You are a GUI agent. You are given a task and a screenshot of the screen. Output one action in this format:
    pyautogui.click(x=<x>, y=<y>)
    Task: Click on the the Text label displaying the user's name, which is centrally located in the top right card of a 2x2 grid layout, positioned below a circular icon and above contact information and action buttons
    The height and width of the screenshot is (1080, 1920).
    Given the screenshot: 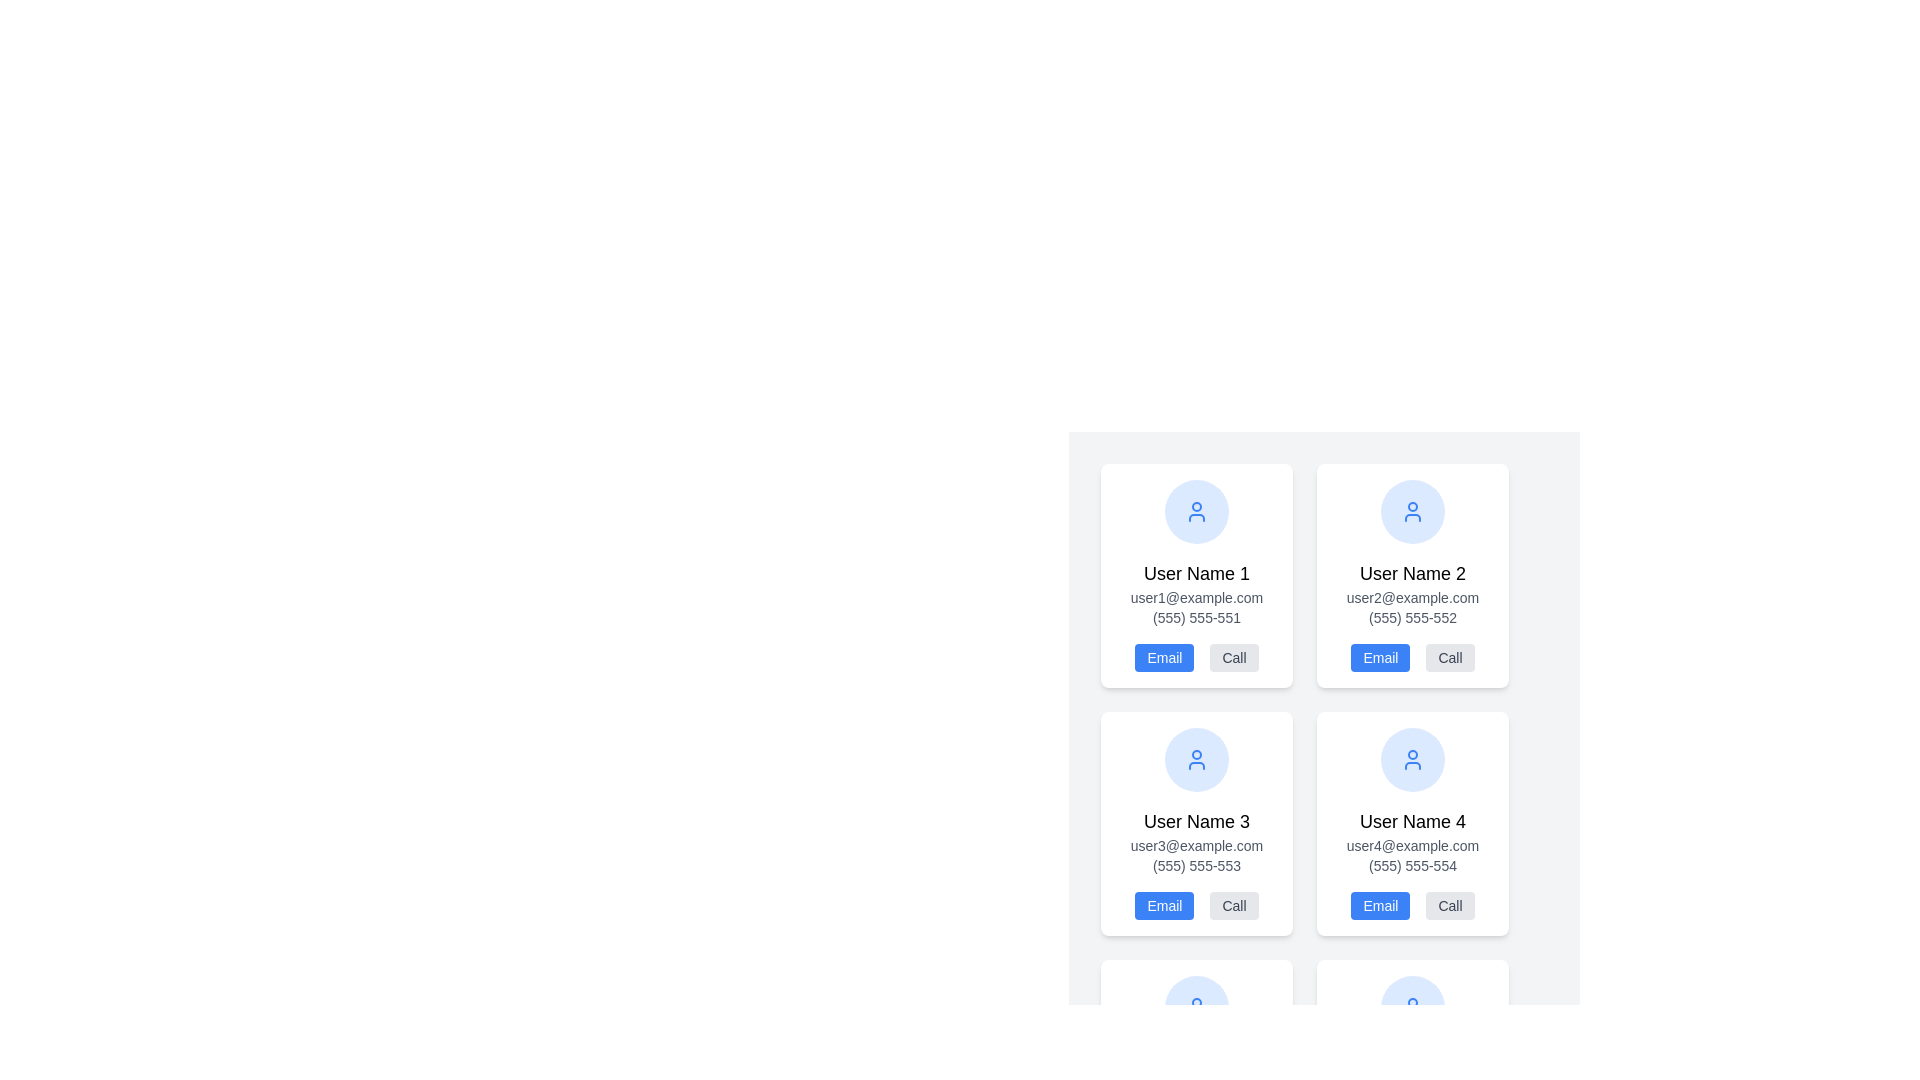 What is the action you would take?
    pyautogui.click(x=1411, y=574)
    